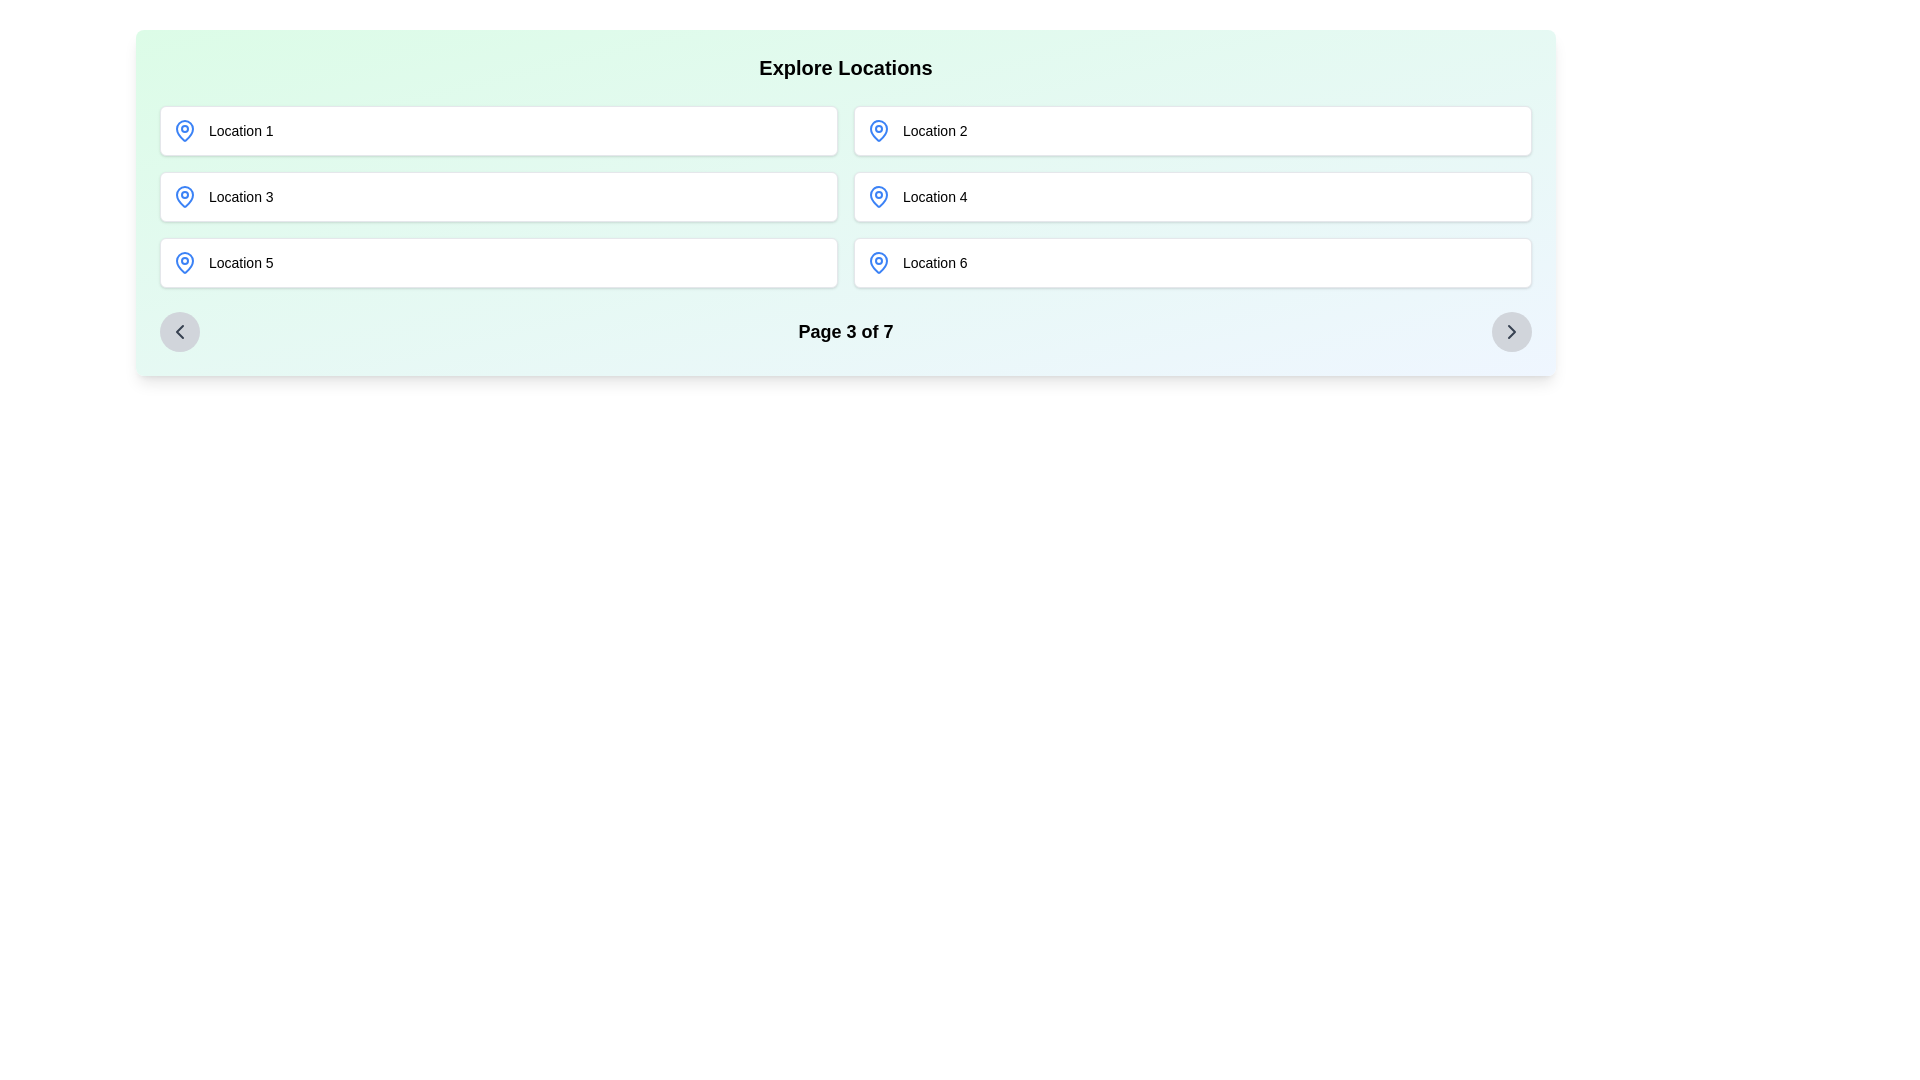 The image size is (1920, 1080). What do you see at coordinates (185, 261) in the screenshot?
I see `the blue location marker icon that appears as a pin, located to the left of the 'Location 5' list item` at bounding box center [185, 261].